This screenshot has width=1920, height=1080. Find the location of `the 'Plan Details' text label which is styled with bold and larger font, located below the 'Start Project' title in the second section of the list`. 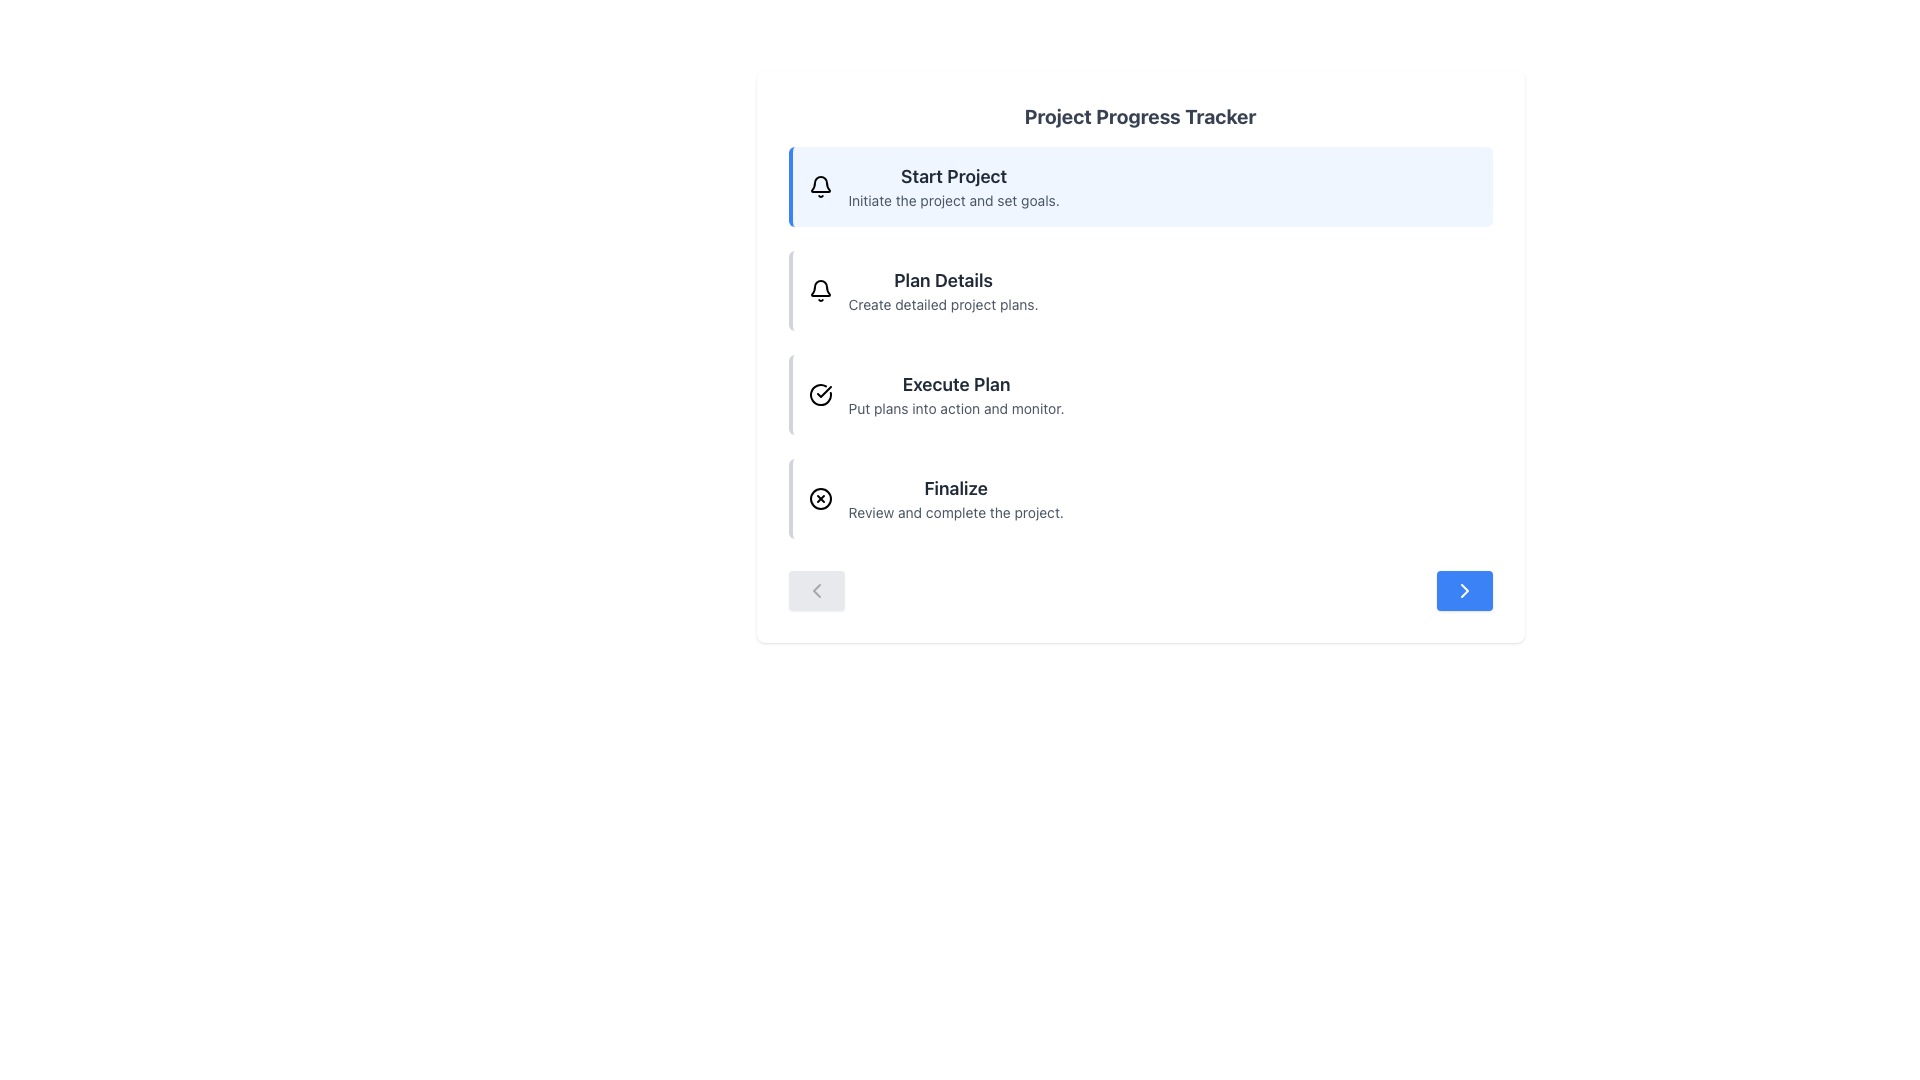

the 'Plan Details' text label which is styled with bold and larger font, located below the 'Start Project' title in the second section of the list is located at coordinates (942, 281).